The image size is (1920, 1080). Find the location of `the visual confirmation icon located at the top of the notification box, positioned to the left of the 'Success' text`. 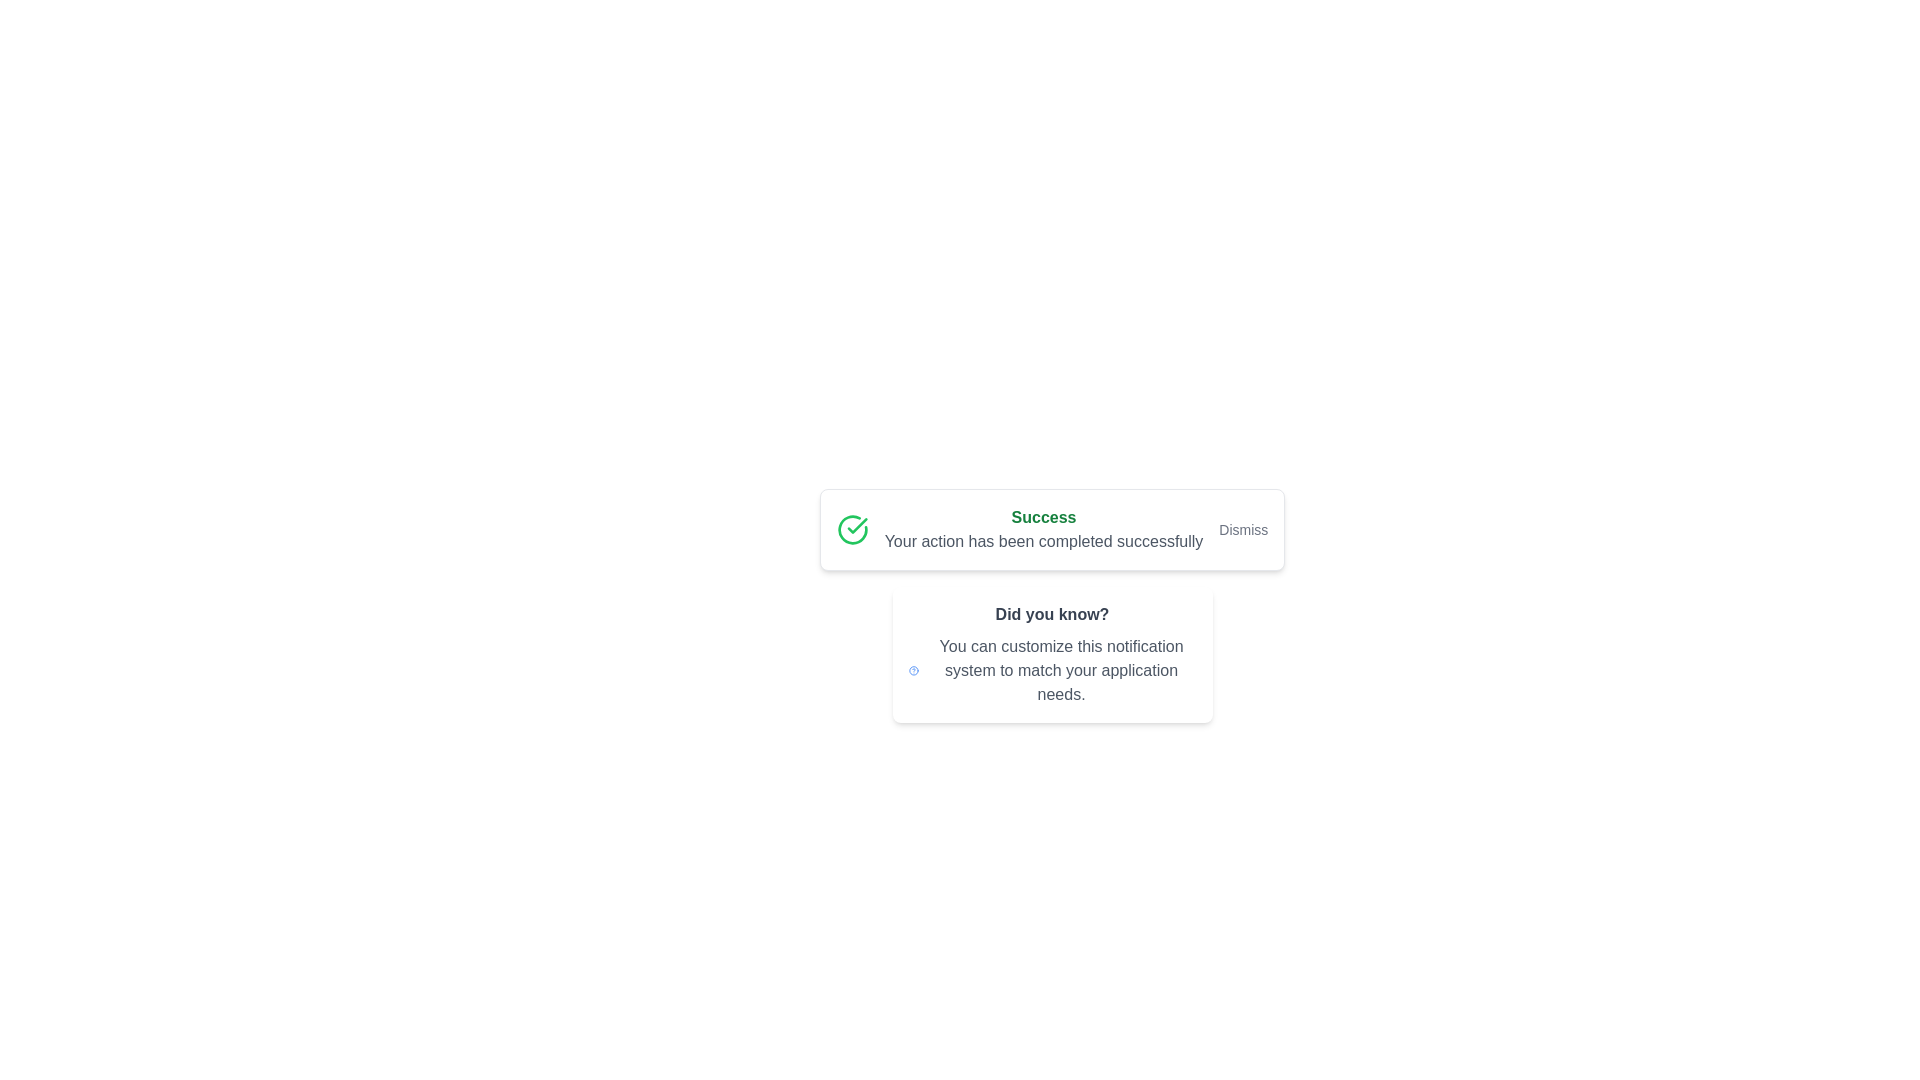

the visual confirmation icon located at the top of the notification box, positioned to the left of the 'Success' text is located at coordinates (852, 528).